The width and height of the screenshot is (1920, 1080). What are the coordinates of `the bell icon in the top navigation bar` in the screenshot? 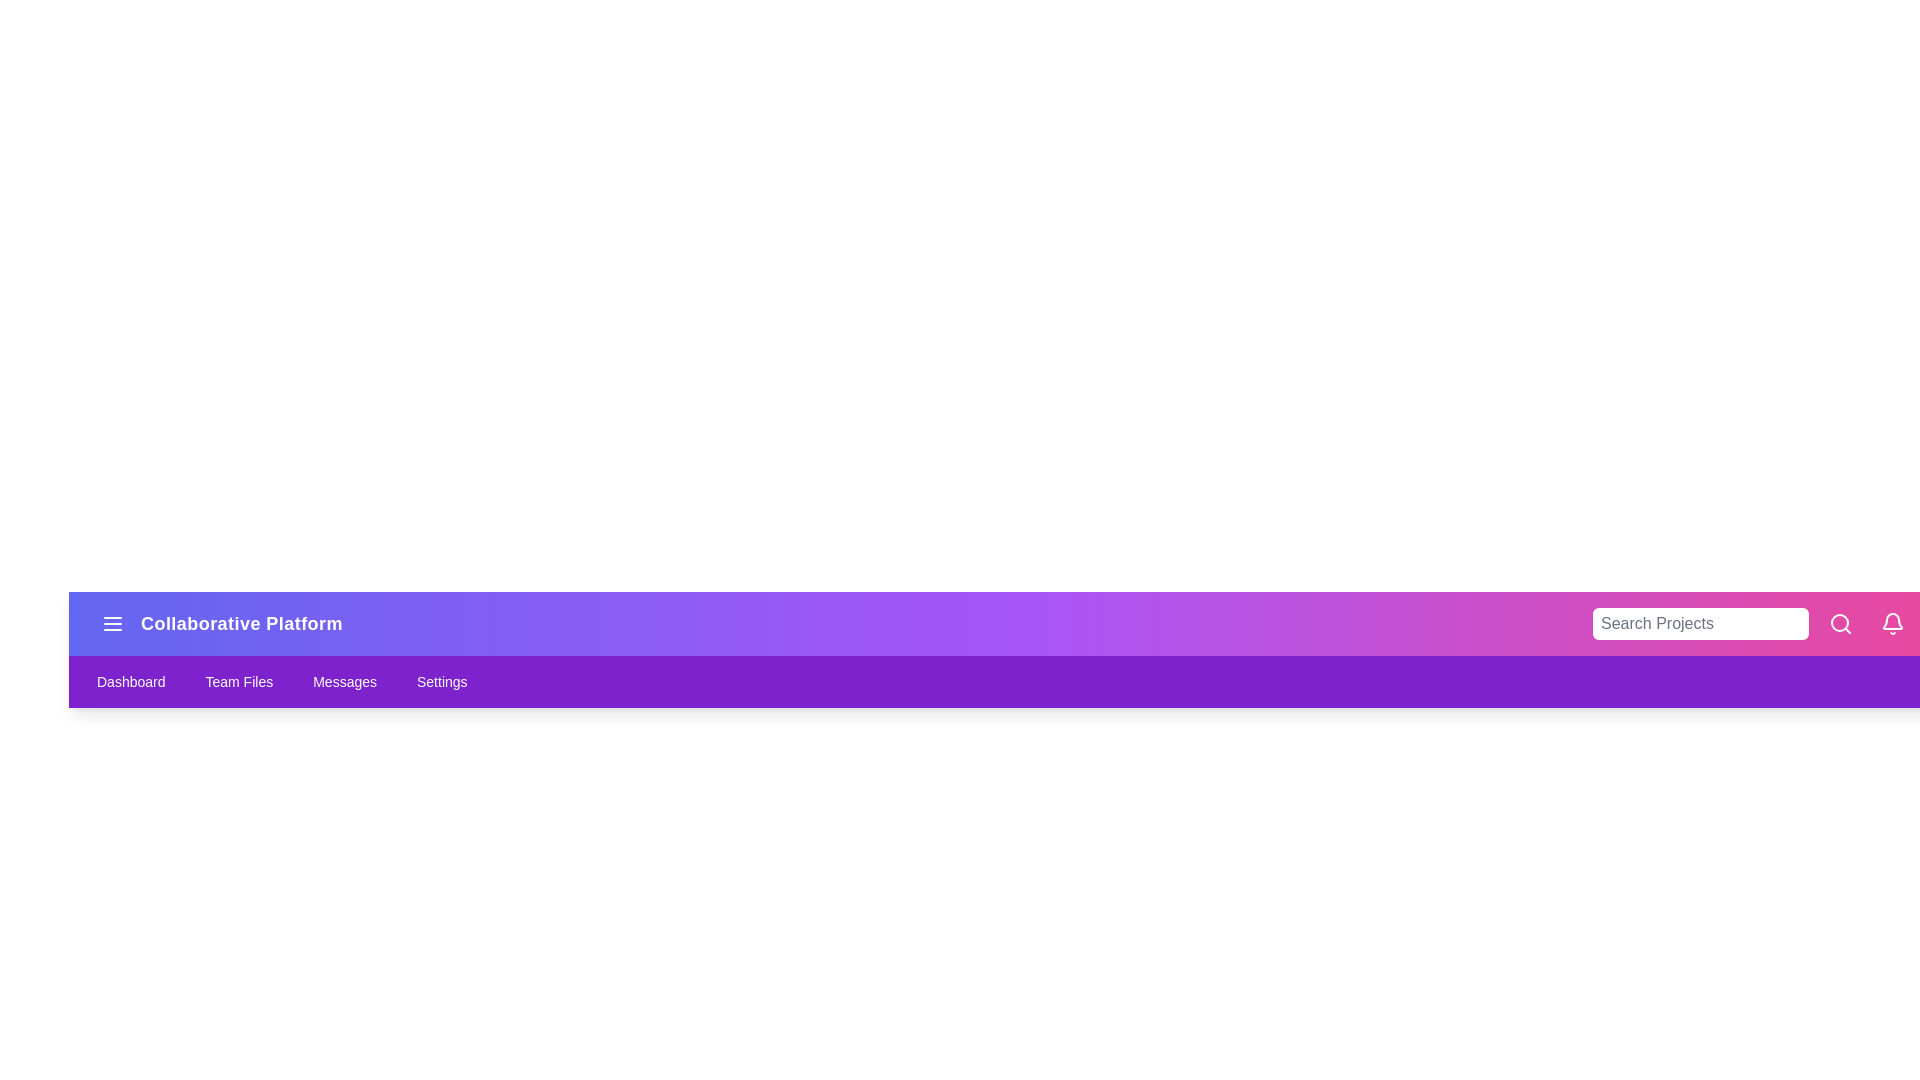 It's located at (1891, 623).